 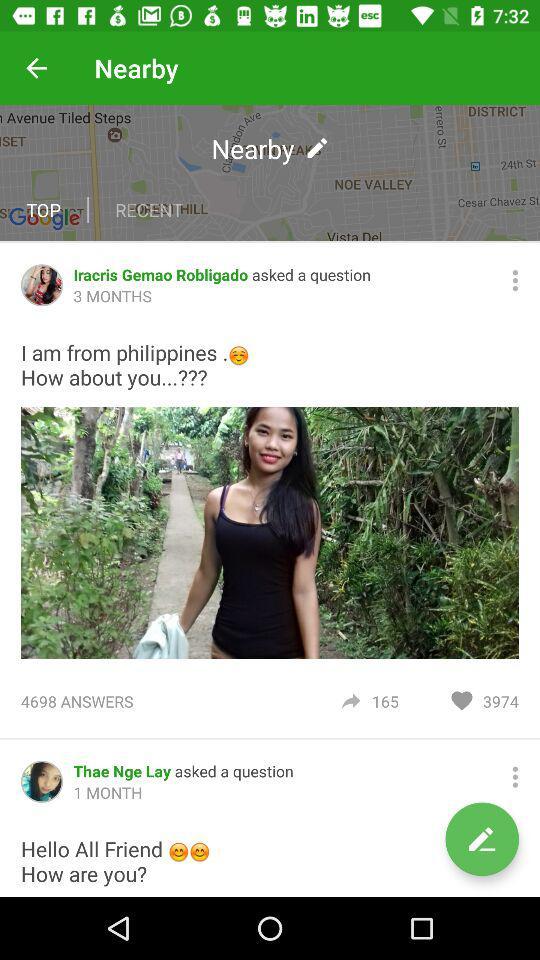 I want to click on the item to the right of the hello all friend, so click(x=481, y=839).